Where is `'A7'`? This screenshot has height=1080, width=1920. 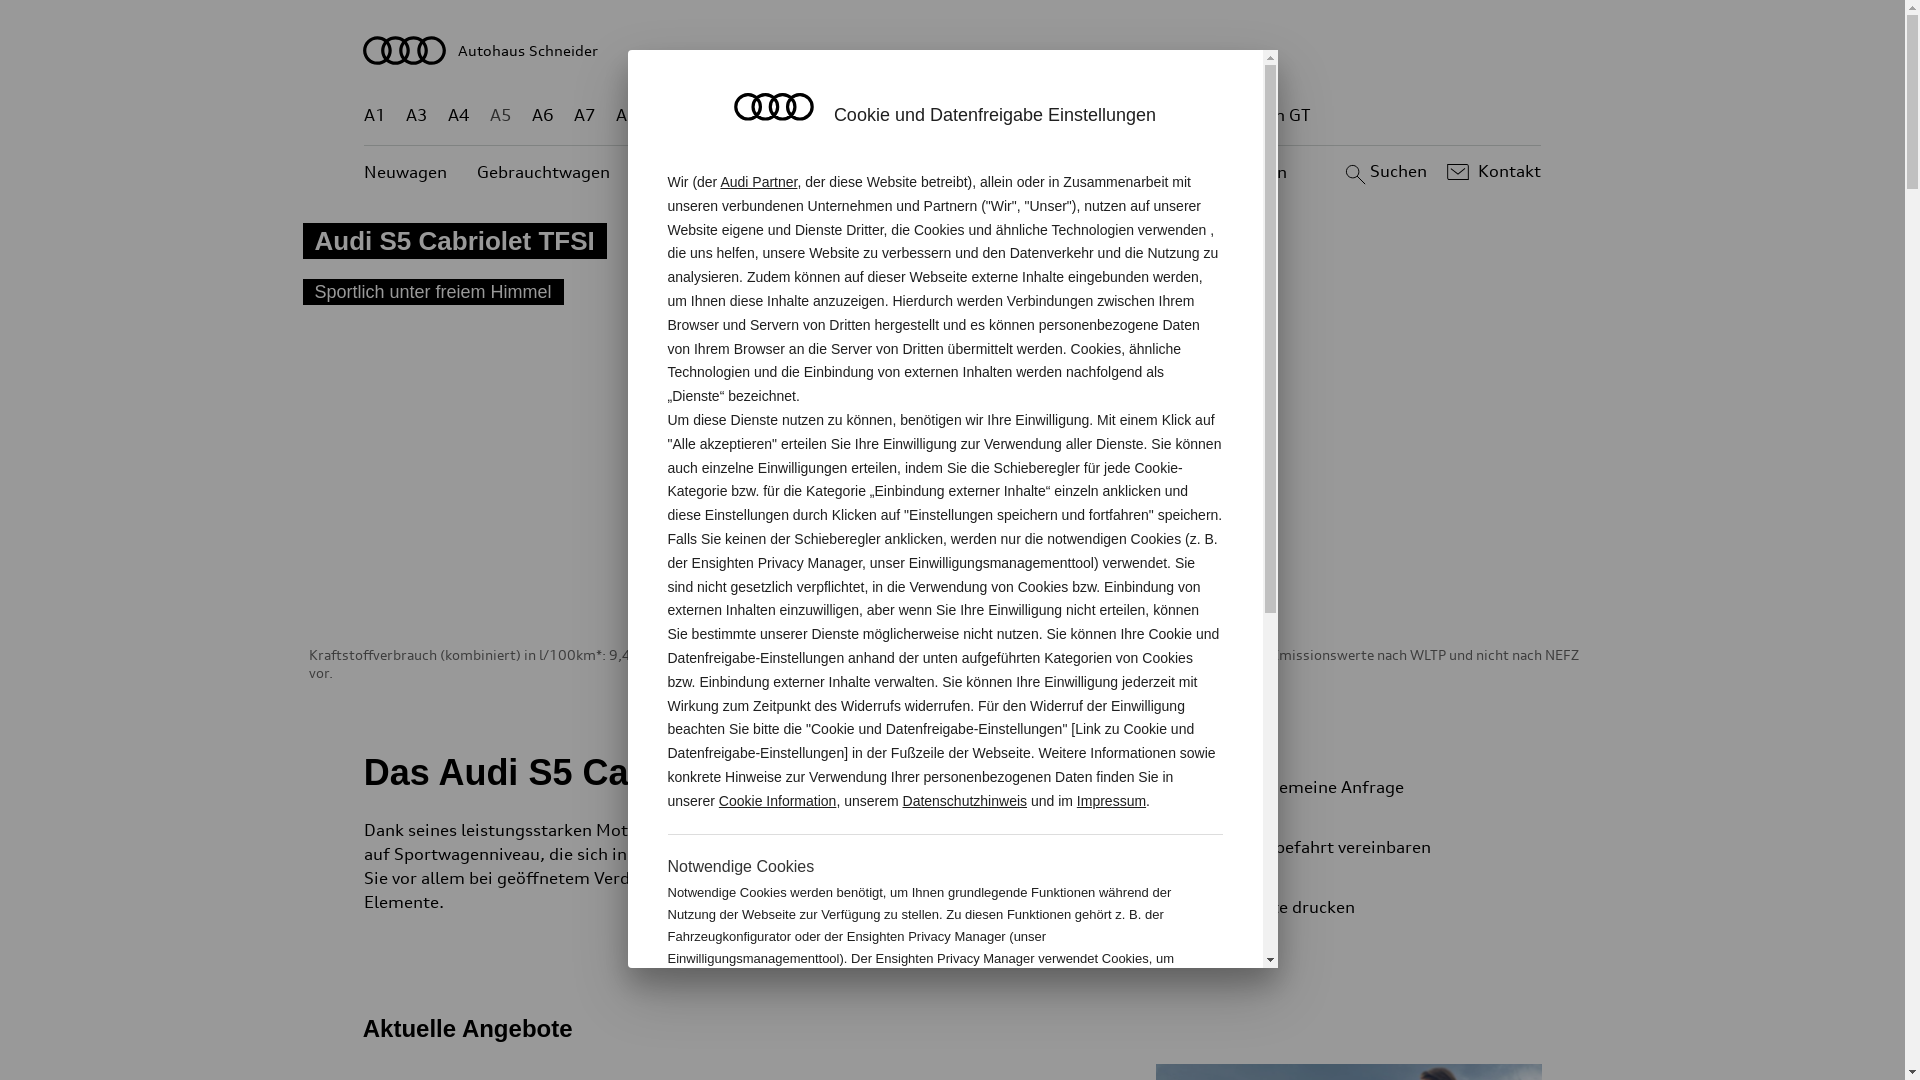 'A7' is located at coordinates (584, 115).